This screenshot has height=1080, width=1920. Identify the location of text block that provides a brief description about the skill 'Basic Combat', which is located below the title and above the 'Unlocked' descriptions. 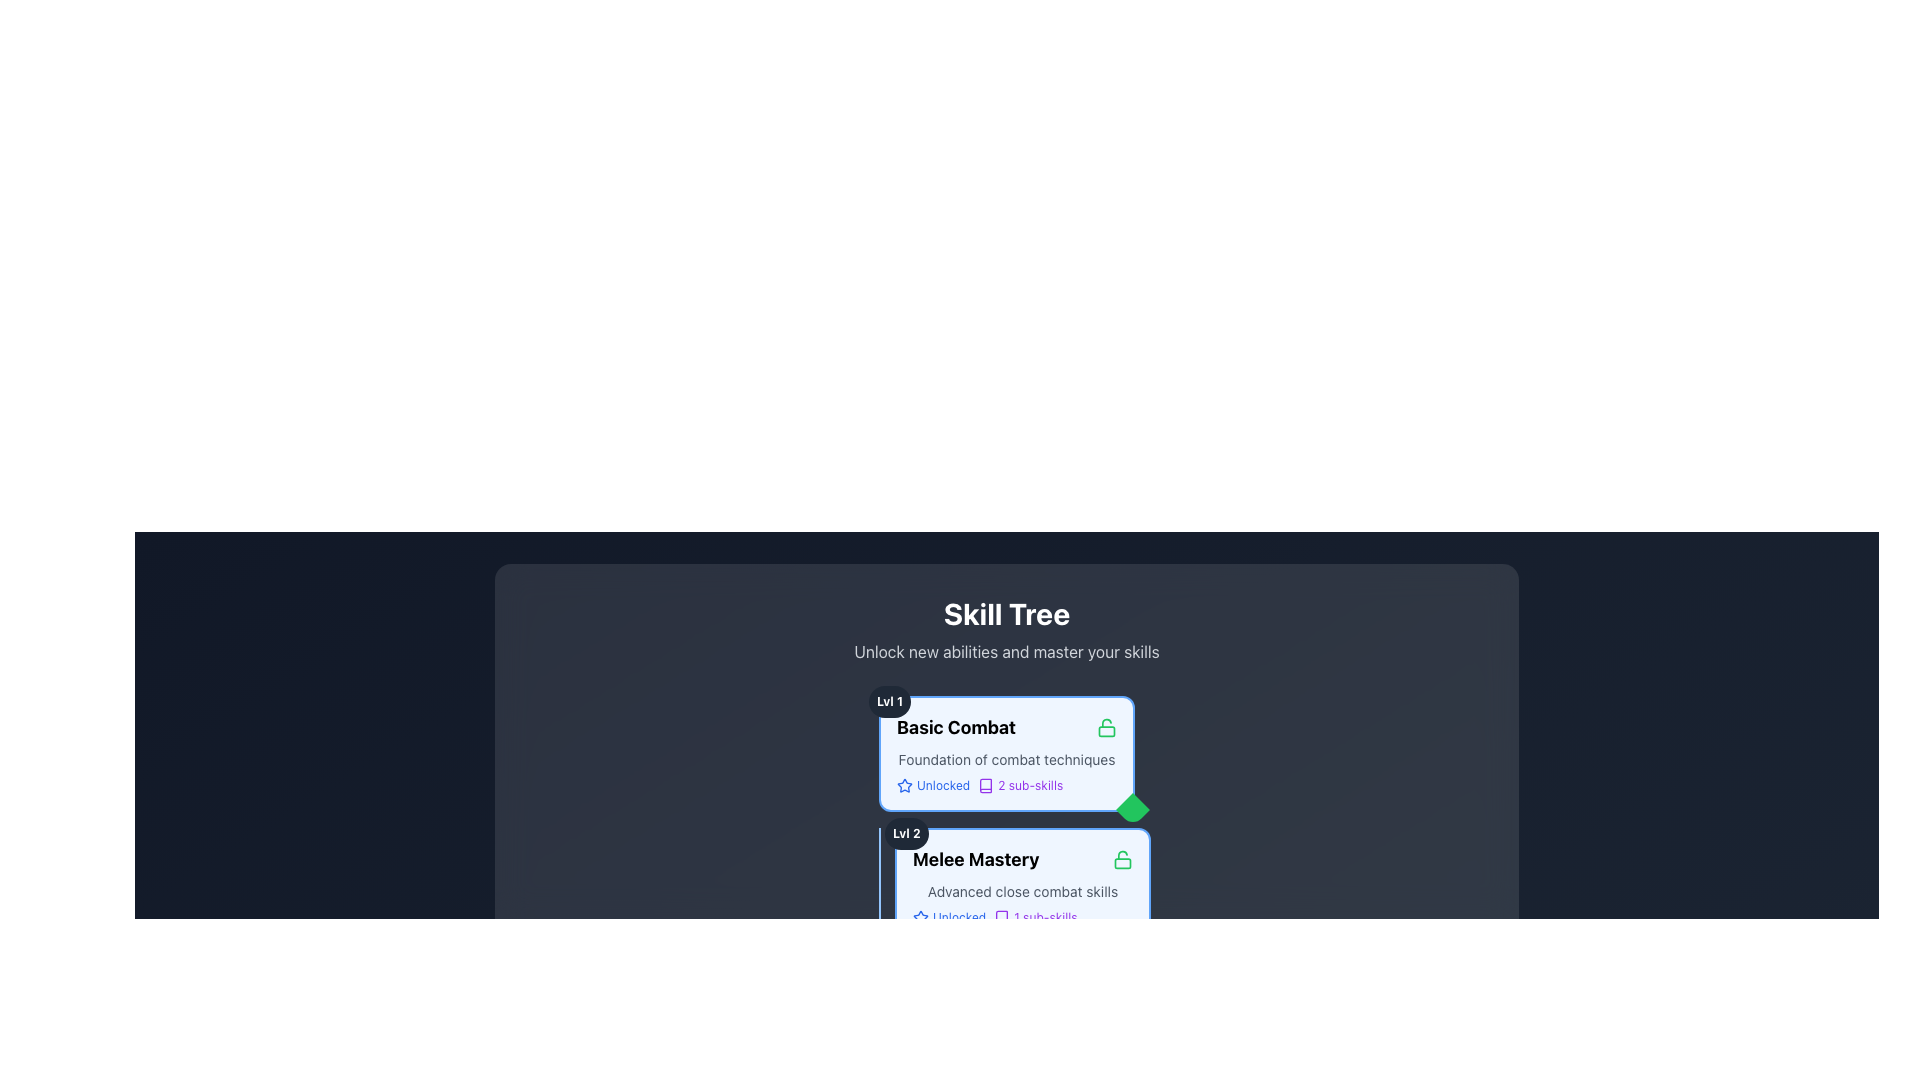
(1007, 759).